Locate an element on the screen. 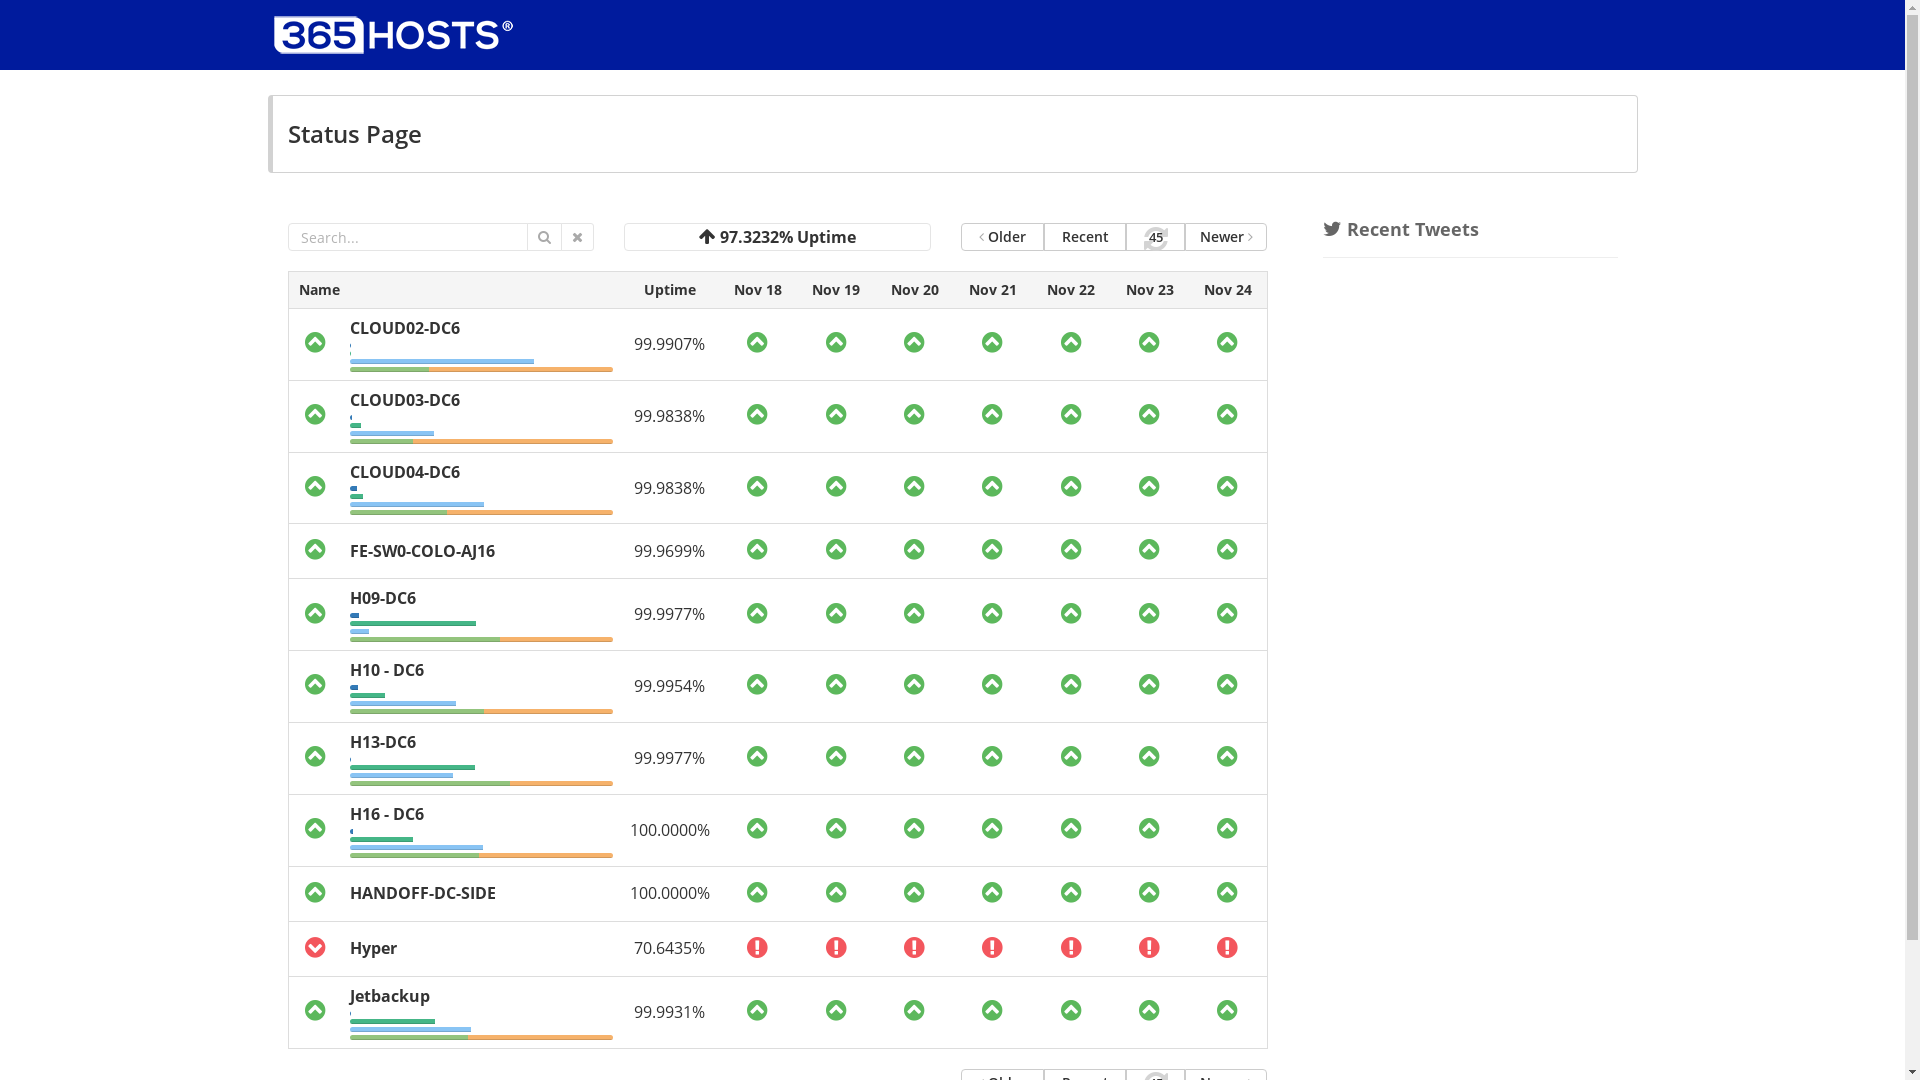  '99.9838%' is located at coordinates (632, 488).